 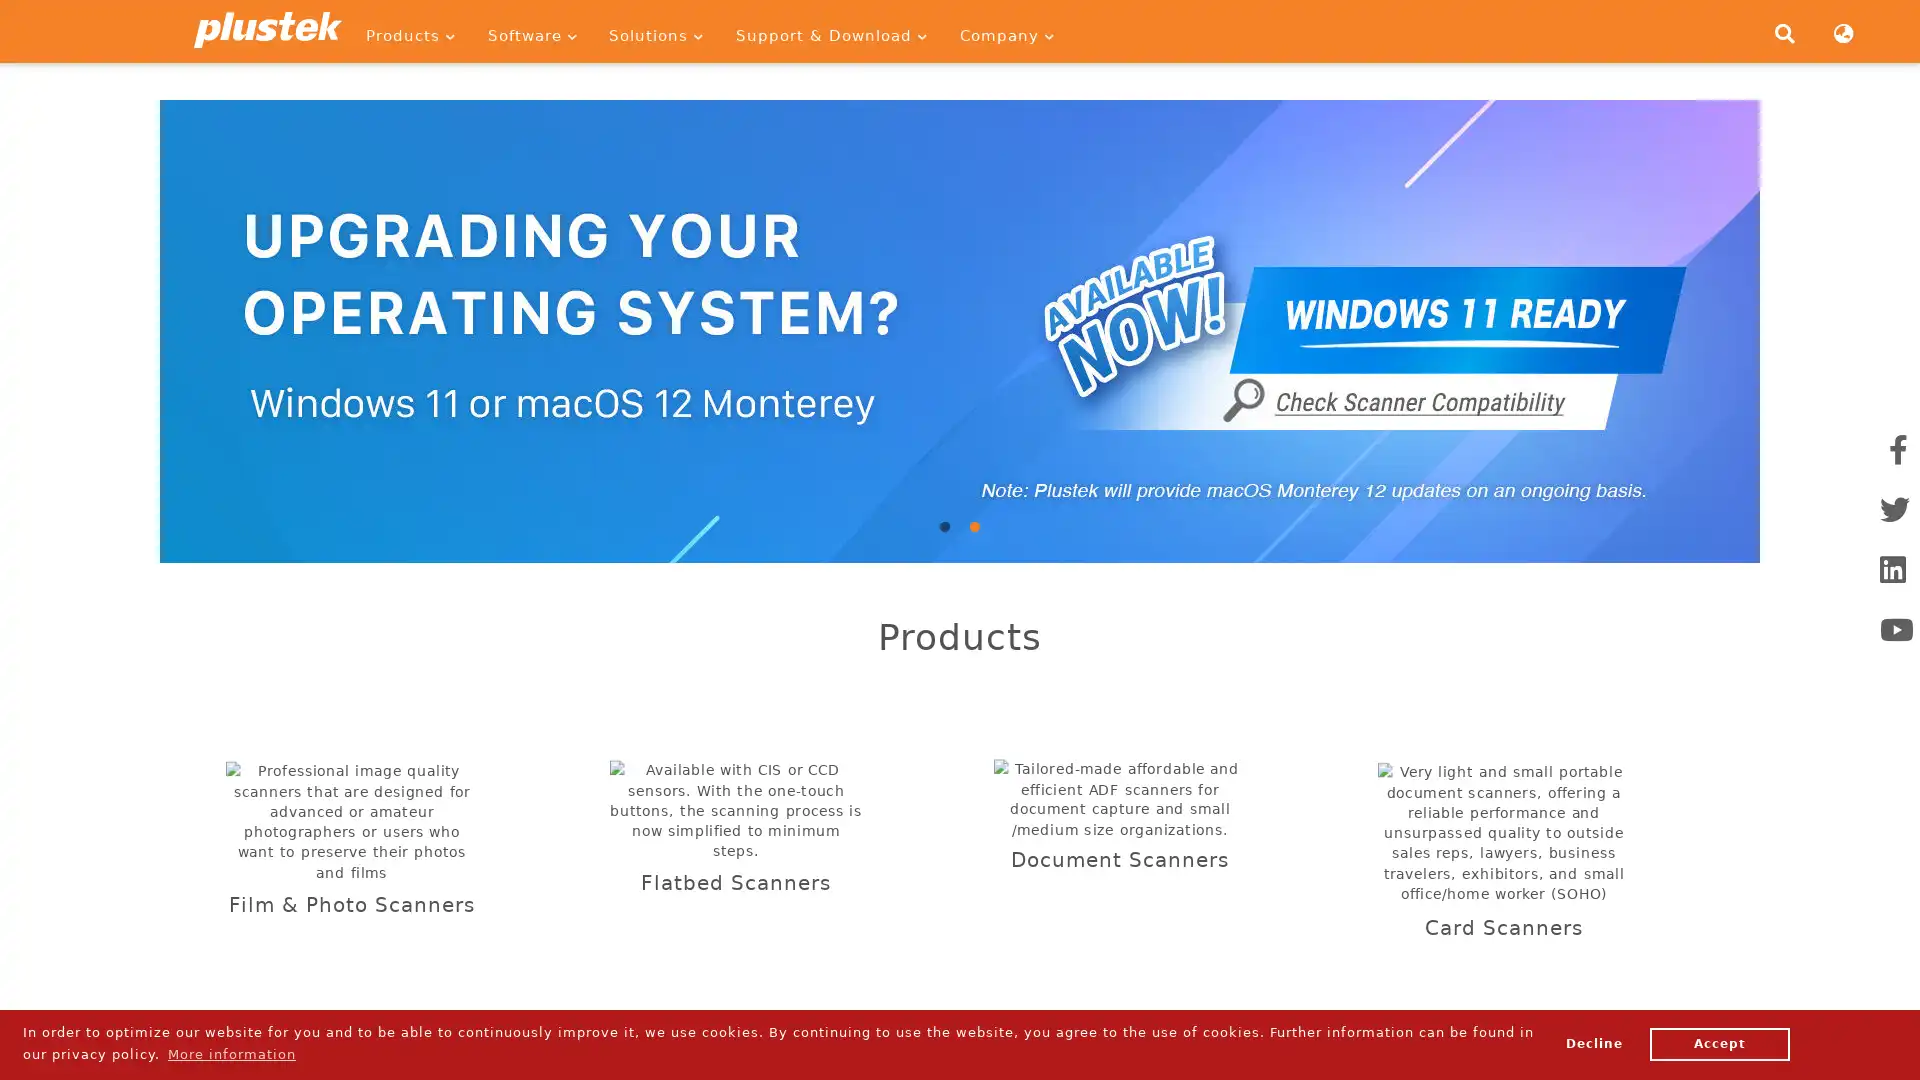 What do you see at coordinates (231, 1053) in the screenshot?
I see `learn more about cookies` at bounding box center [231, 1053].